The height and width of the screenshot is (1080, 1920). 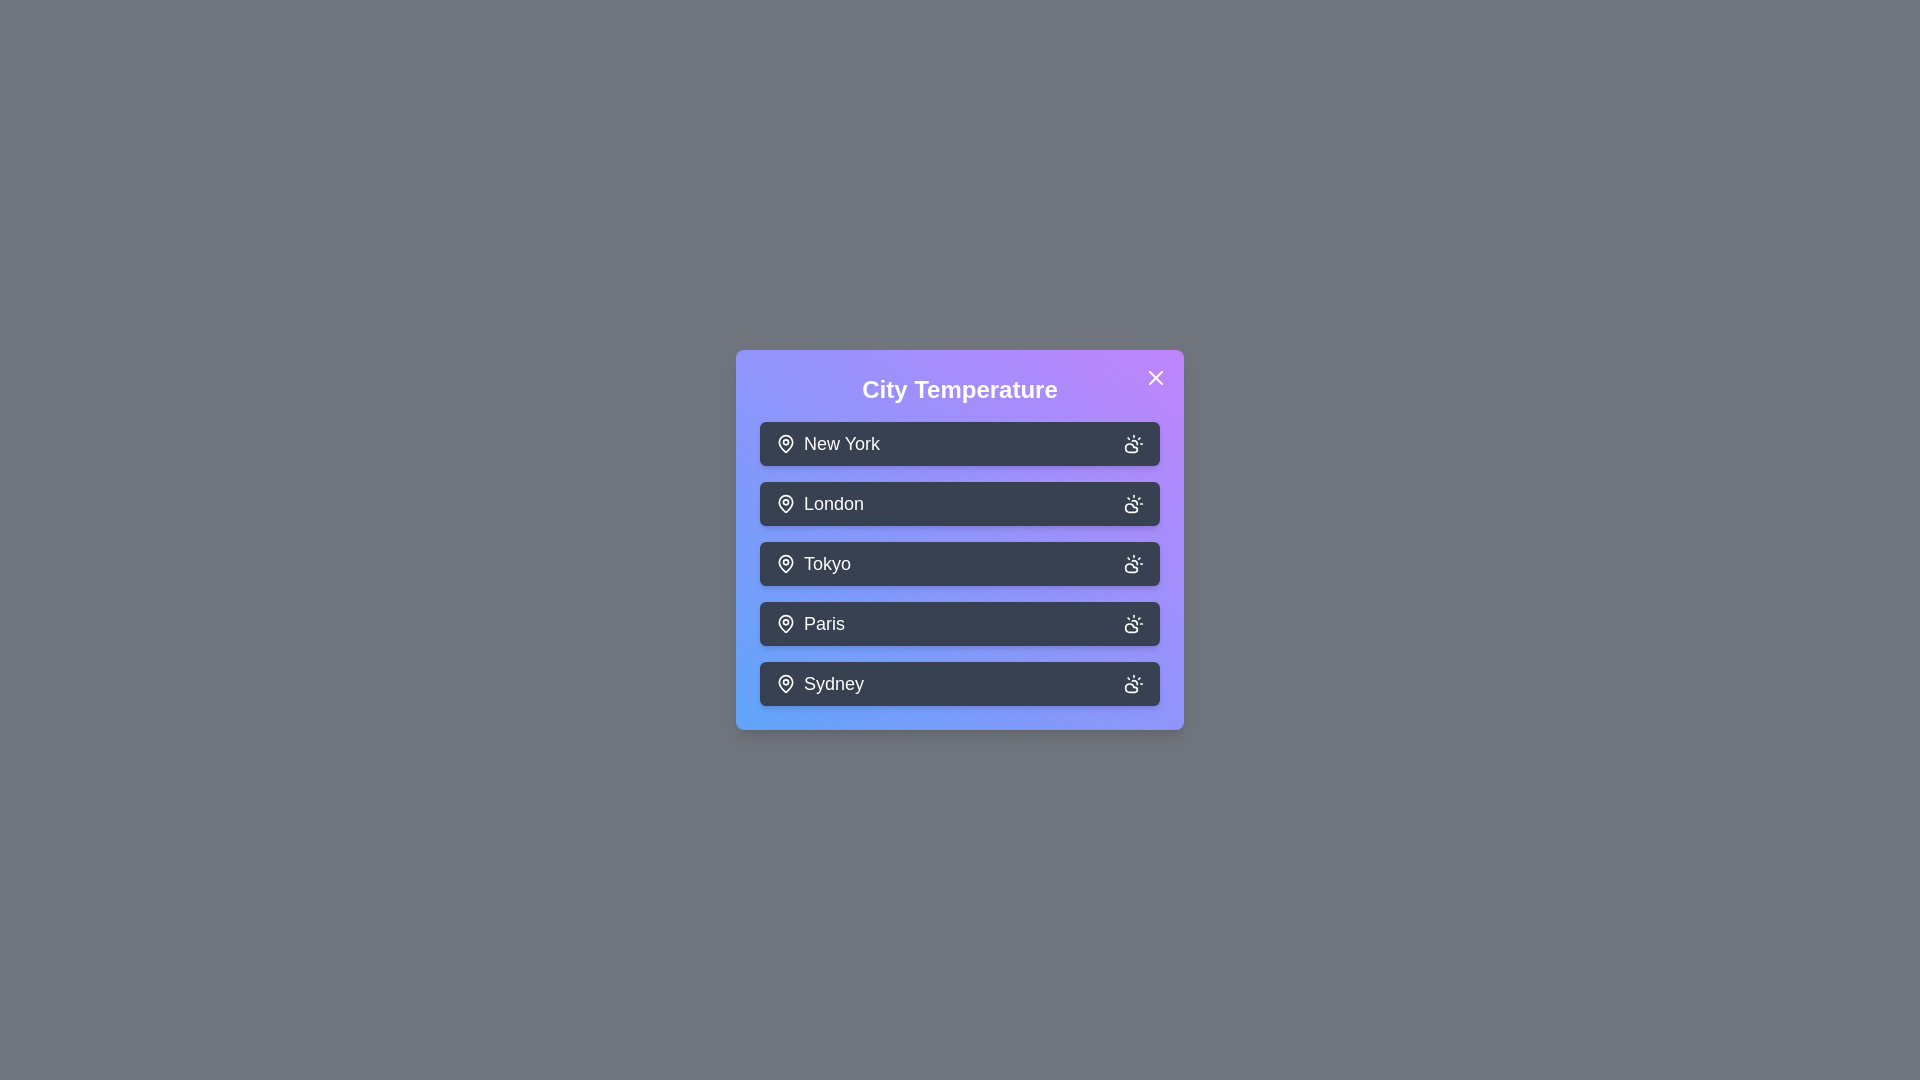 I want to click on the button corresponding to the city Sydney, so click(x=960, y=682).